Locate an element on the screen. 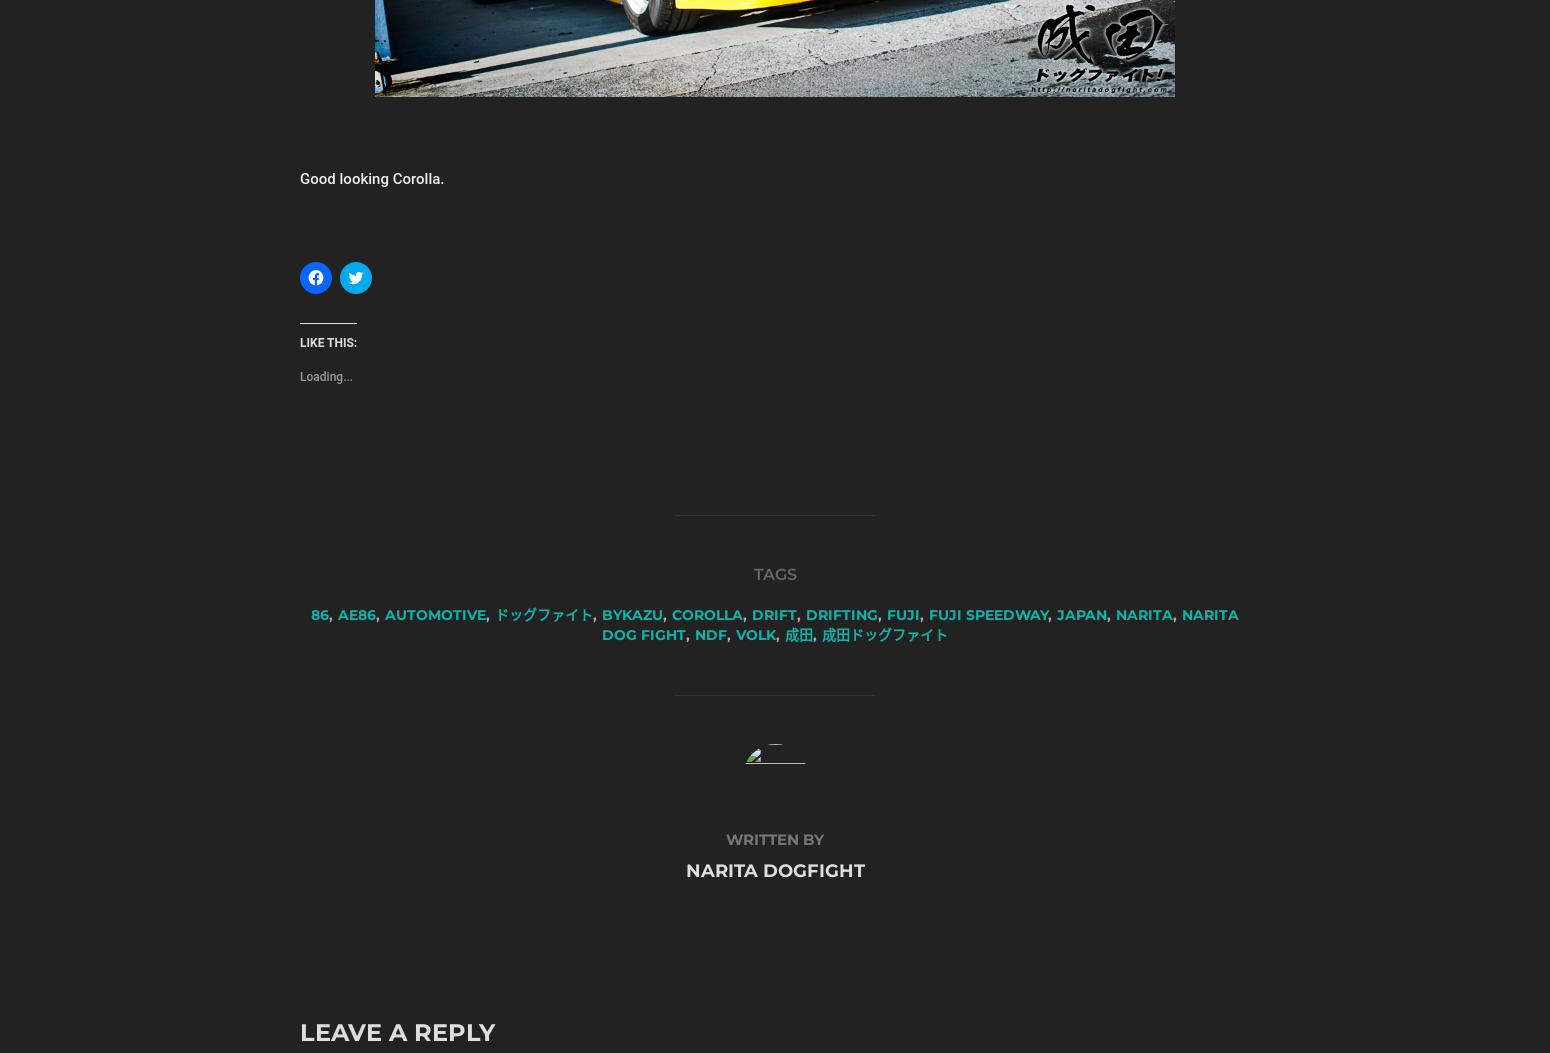 Image resolution: width=1550 pixels, height=1053 pixels. 'Fuji' is located at coordinates (903, 614).